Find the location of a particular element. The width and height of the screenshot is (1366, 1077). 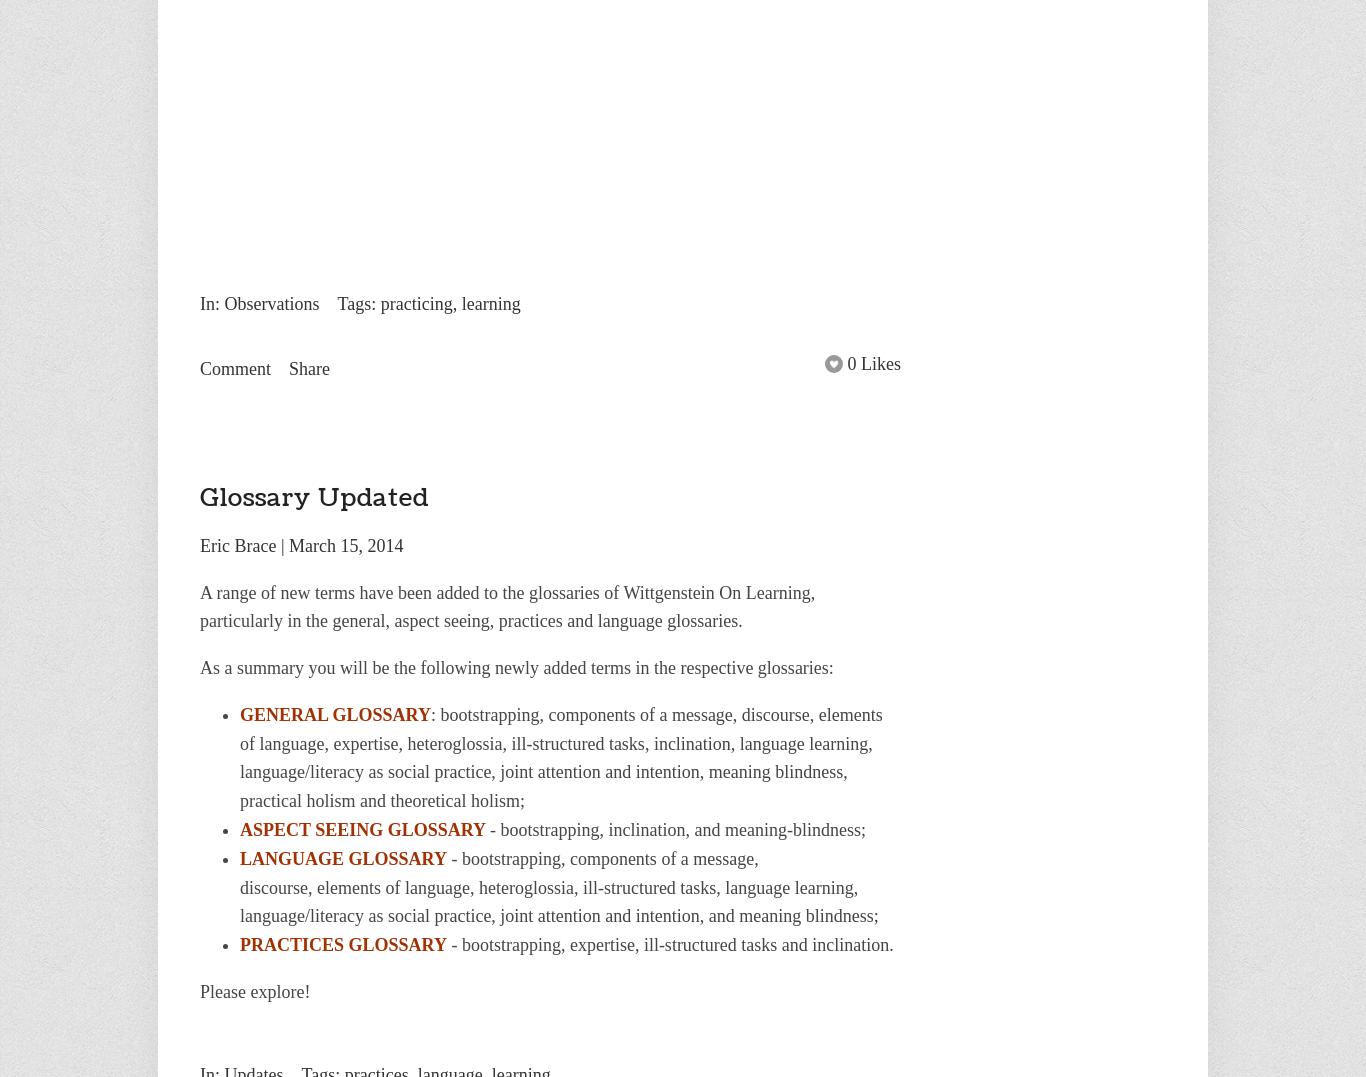

'As a summary you will be the following newly added terms in the respective glossaries:' is located at coordinates (516, 666).